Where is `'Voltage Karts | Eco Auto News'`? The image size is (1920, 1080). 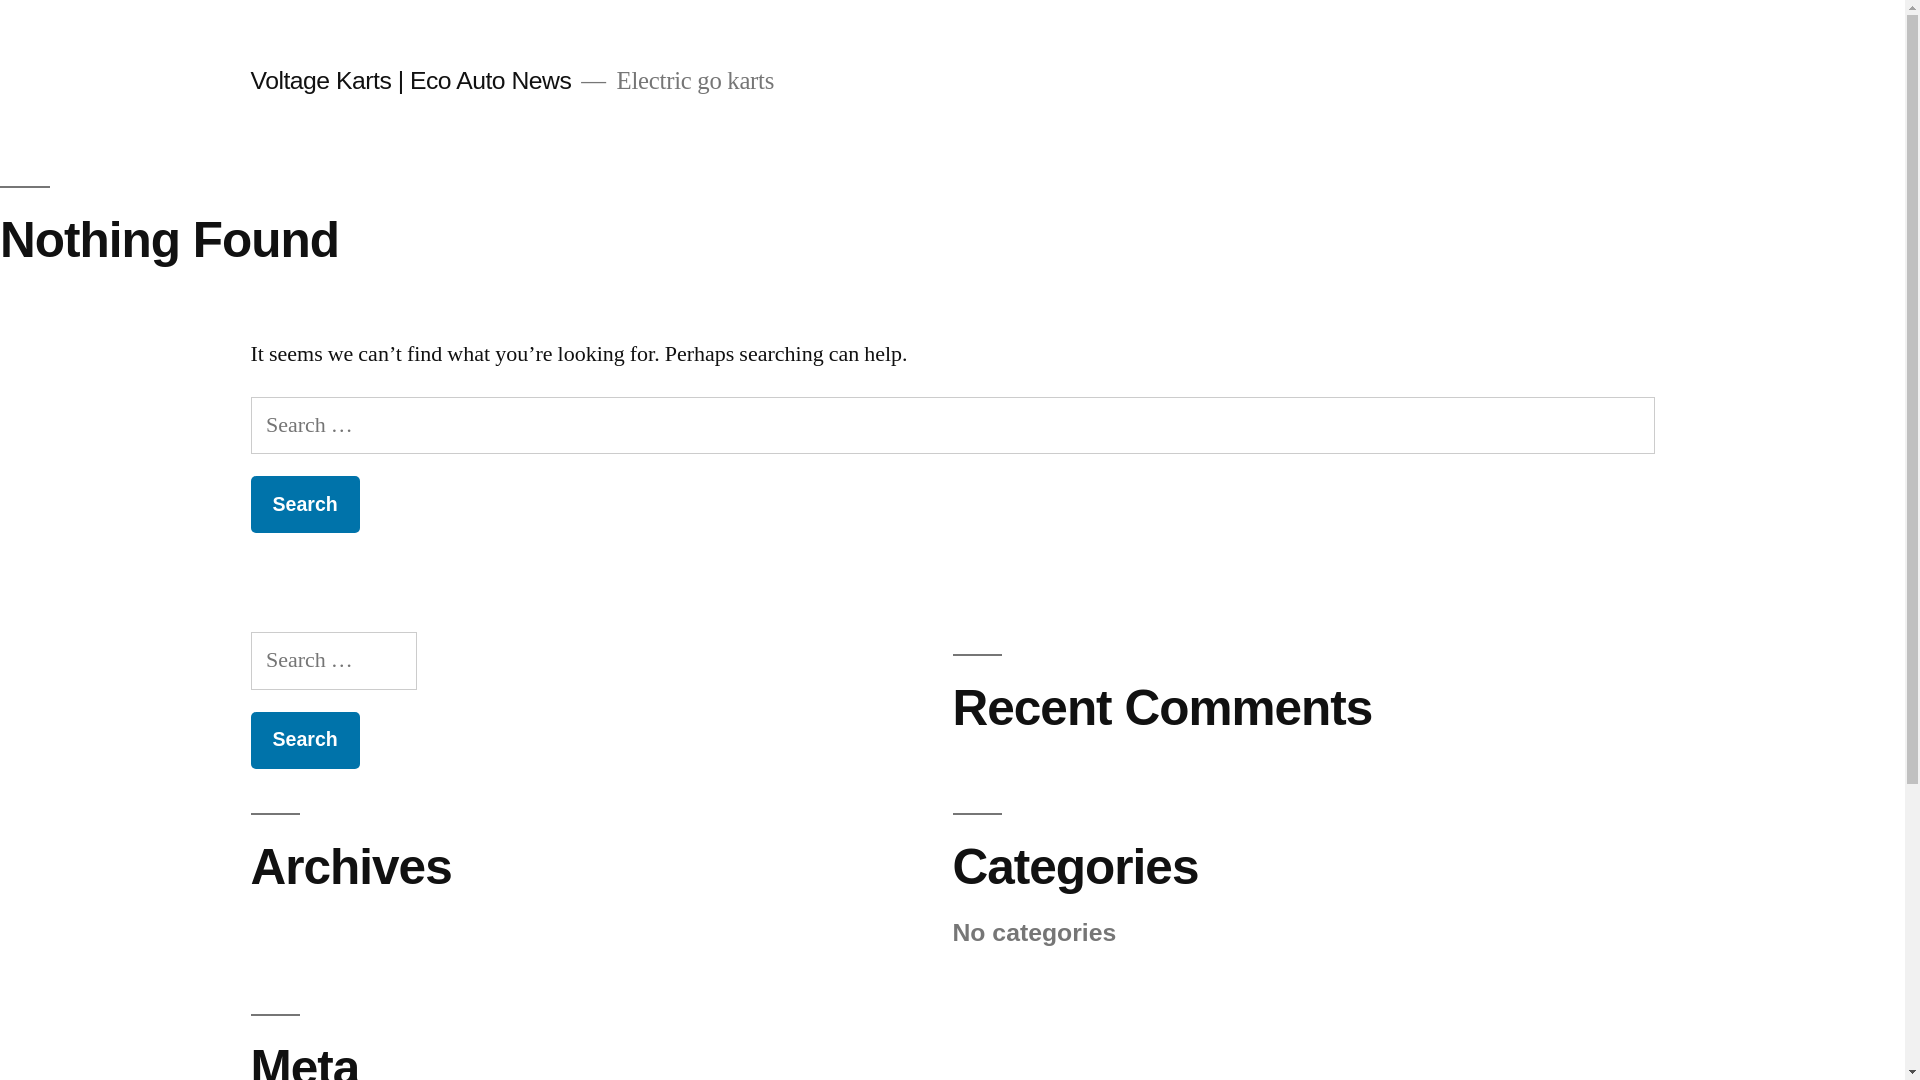 'Voltage Karts | Eco Auto News' is located at coordinates (248, 79).